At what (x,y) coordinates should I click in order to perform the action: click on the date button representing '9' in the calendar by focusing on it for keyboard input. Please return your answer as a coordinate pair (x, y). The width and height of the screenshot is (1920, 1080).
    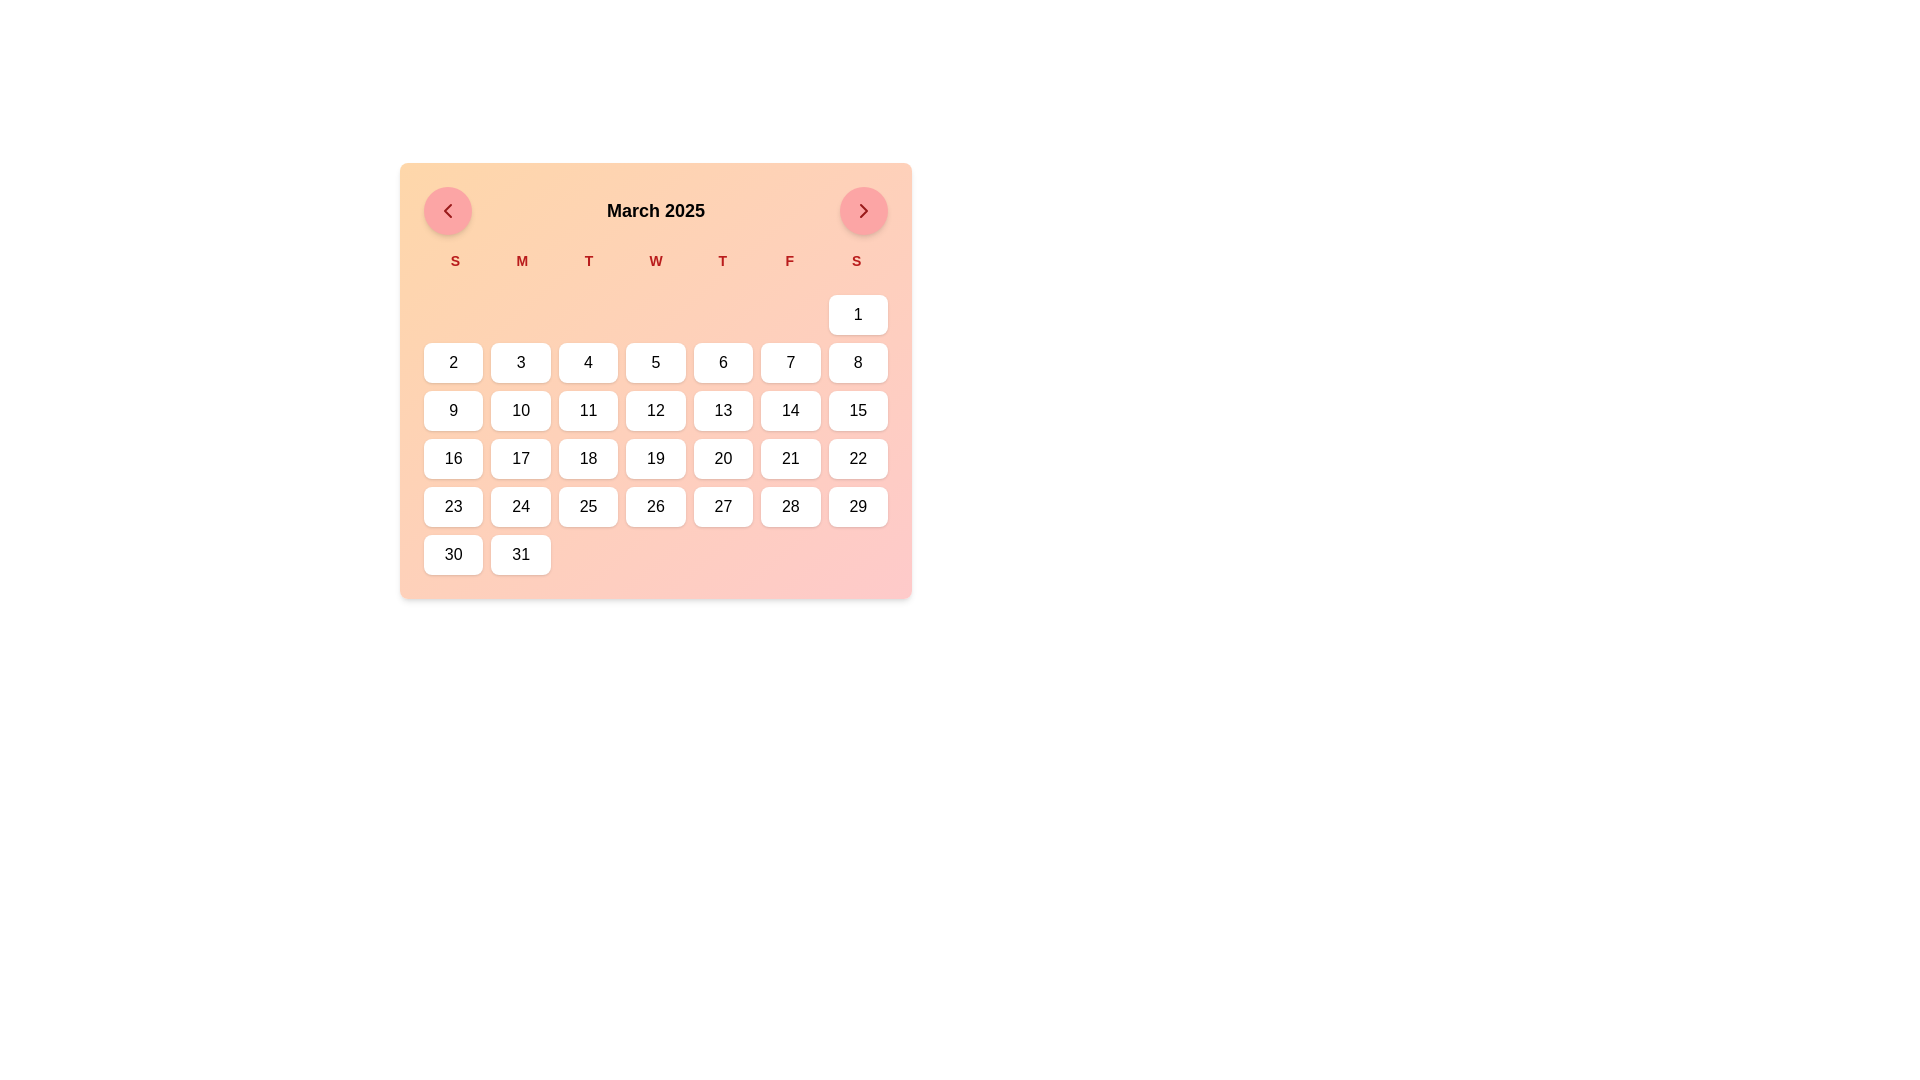
    Looking at the image, I should click on (452, 410).